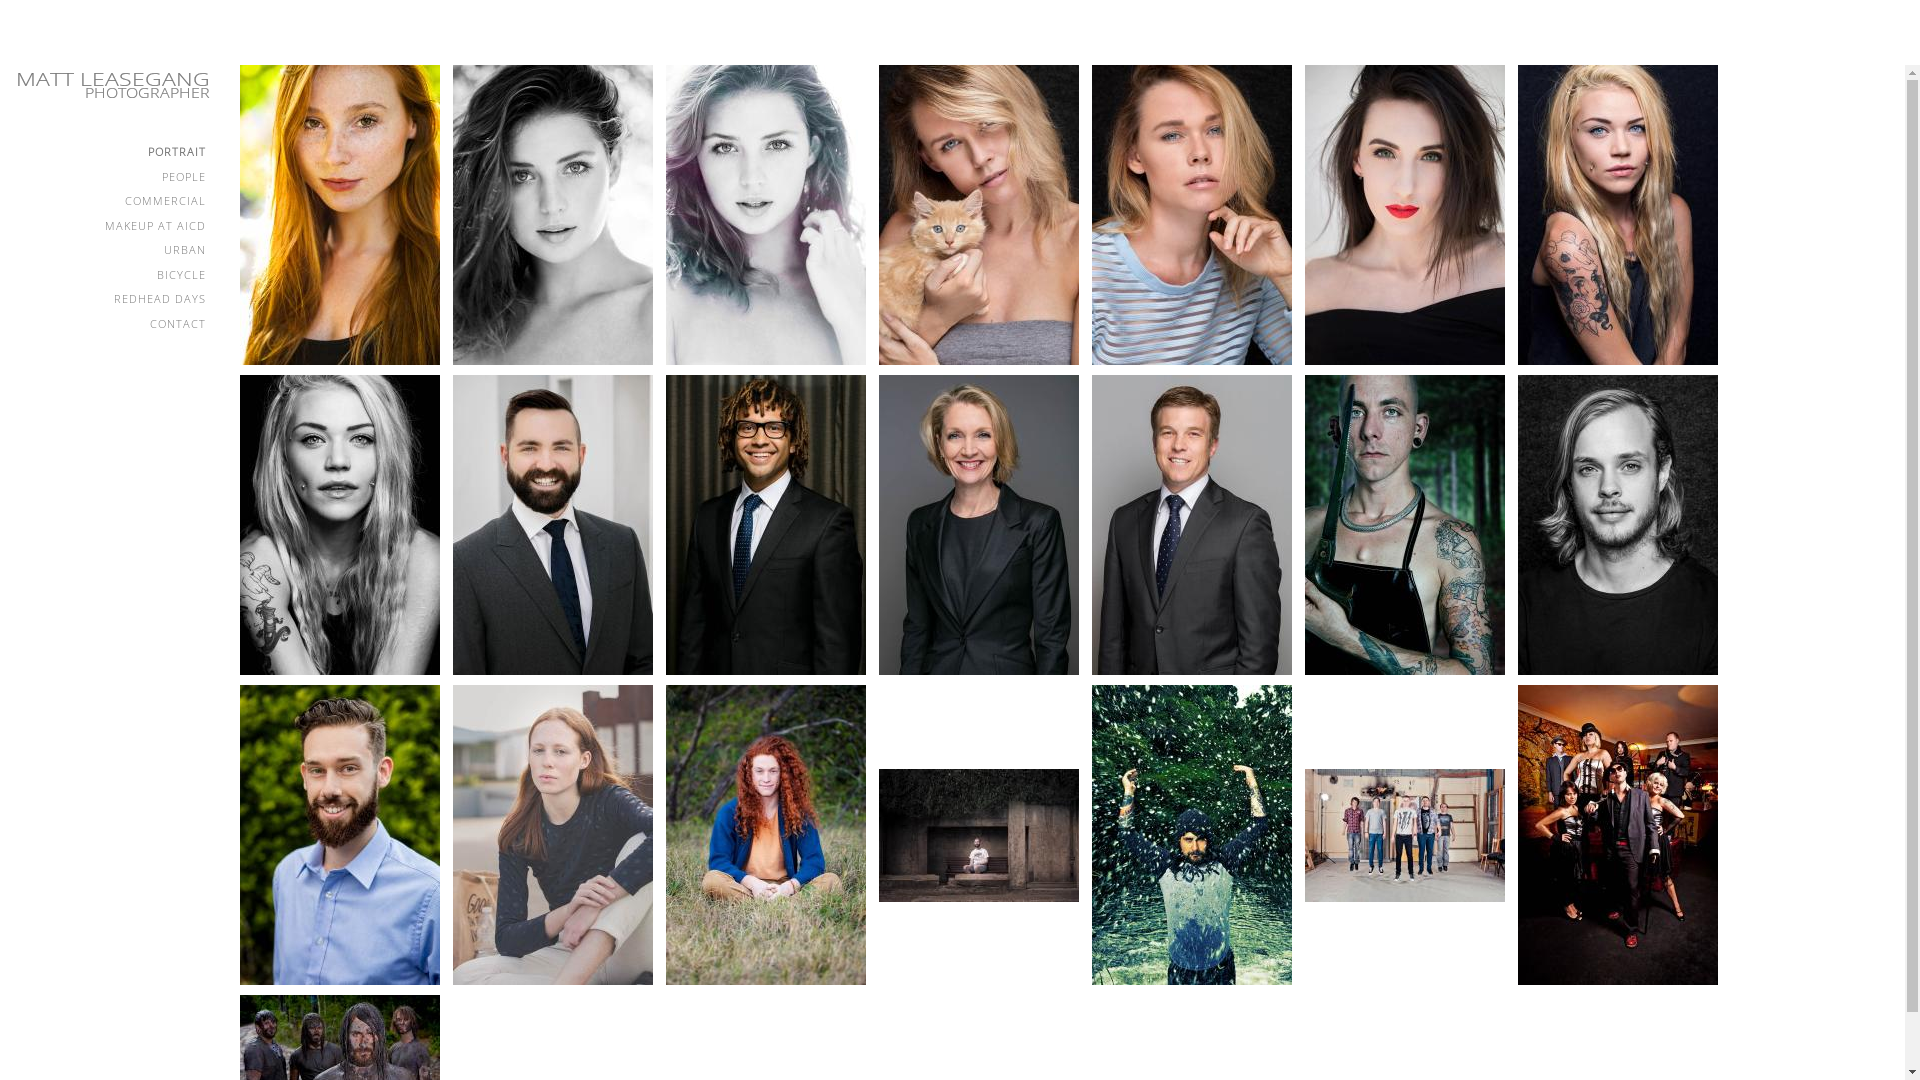 The height and width of the screenshot is (1080, 1920). Describe the element at coordinates (14, 151) in the screenshot. I see `'PORTRAIT'` at that location.